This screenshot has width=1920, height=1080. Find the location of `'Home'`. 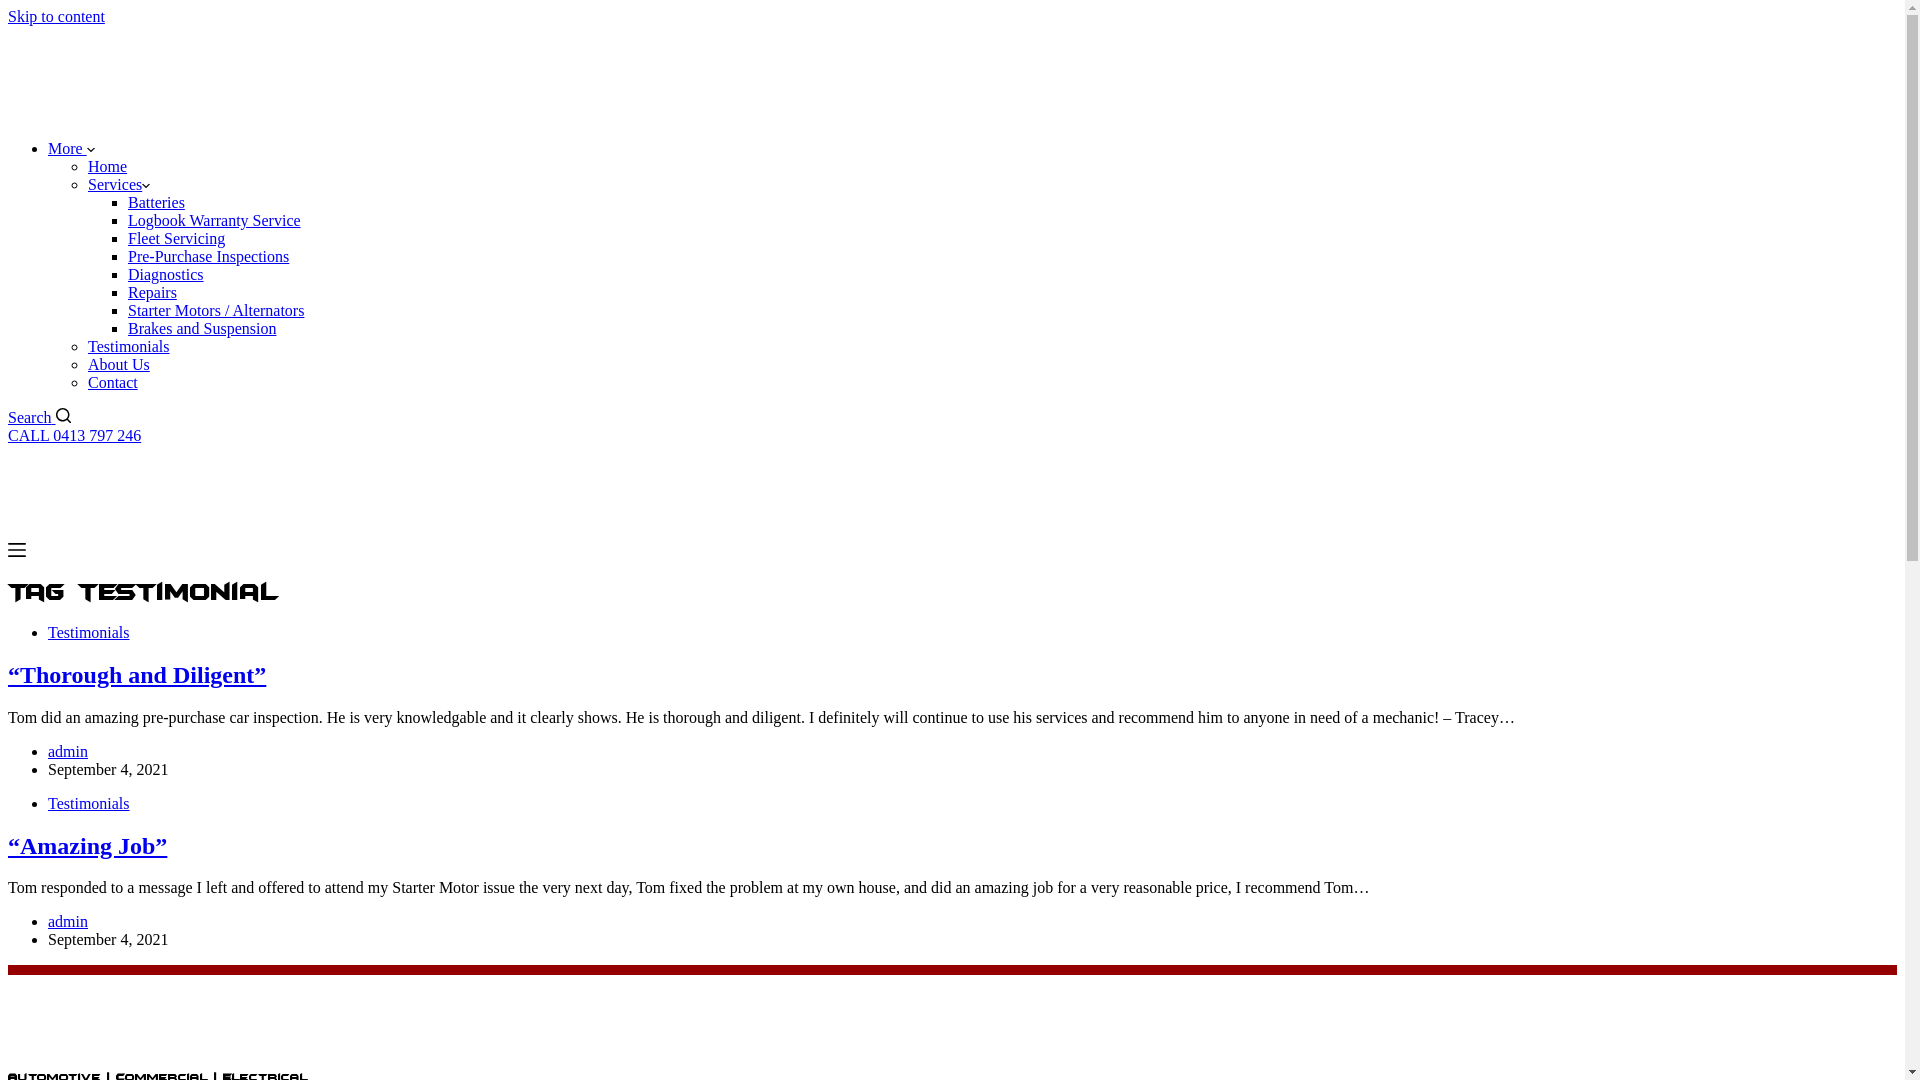

'Home' is located at coordinates (86, 165).